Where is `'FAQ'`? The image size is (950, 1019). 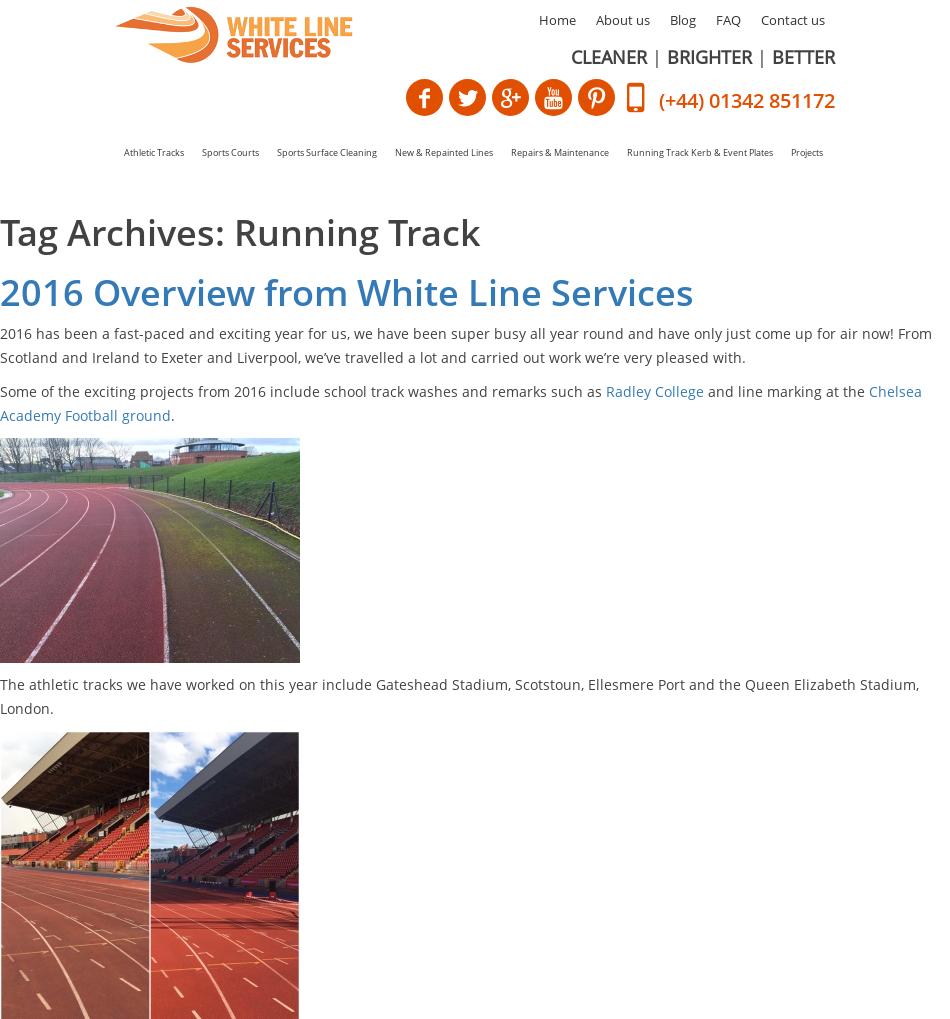 'FAQ' is located at coordinates (727, 18).